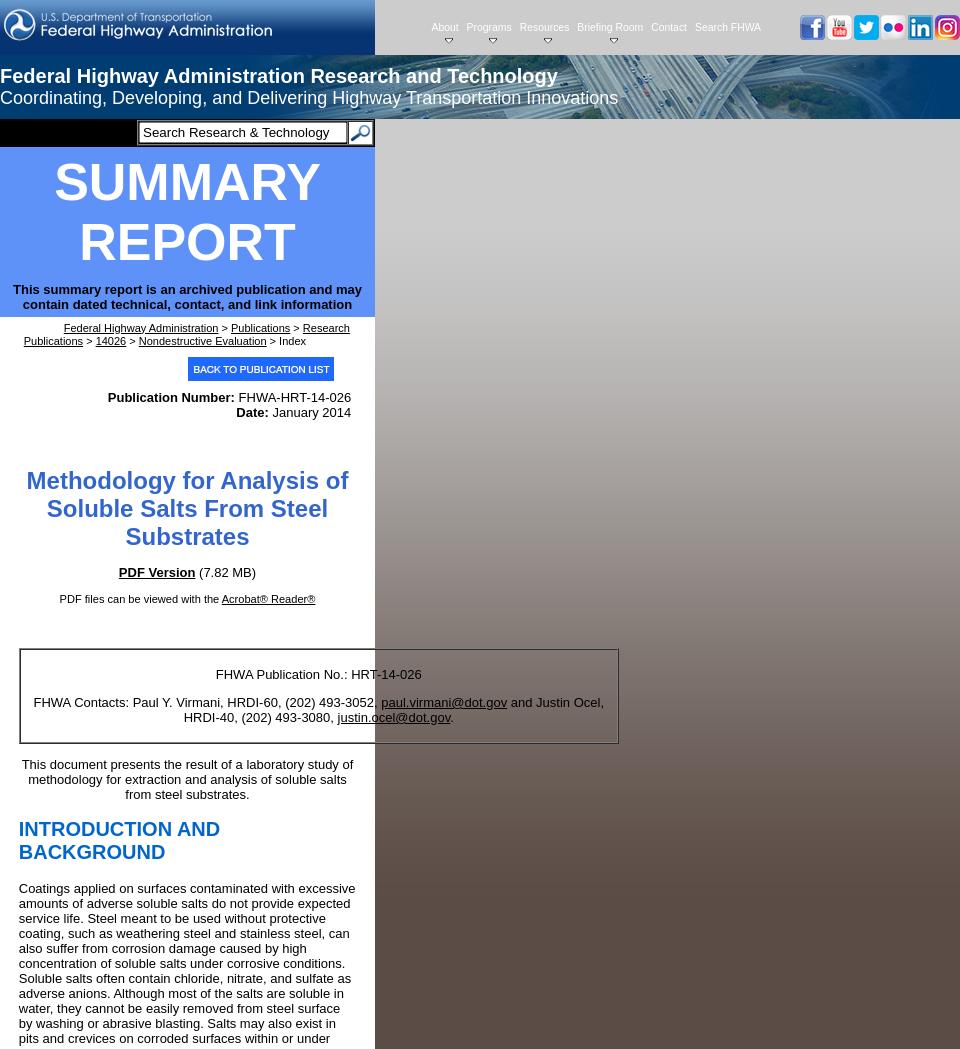  I want to click on 'Coordinating, Developing, and Delivering Highway Transportation Innovations', so click(309, 96).